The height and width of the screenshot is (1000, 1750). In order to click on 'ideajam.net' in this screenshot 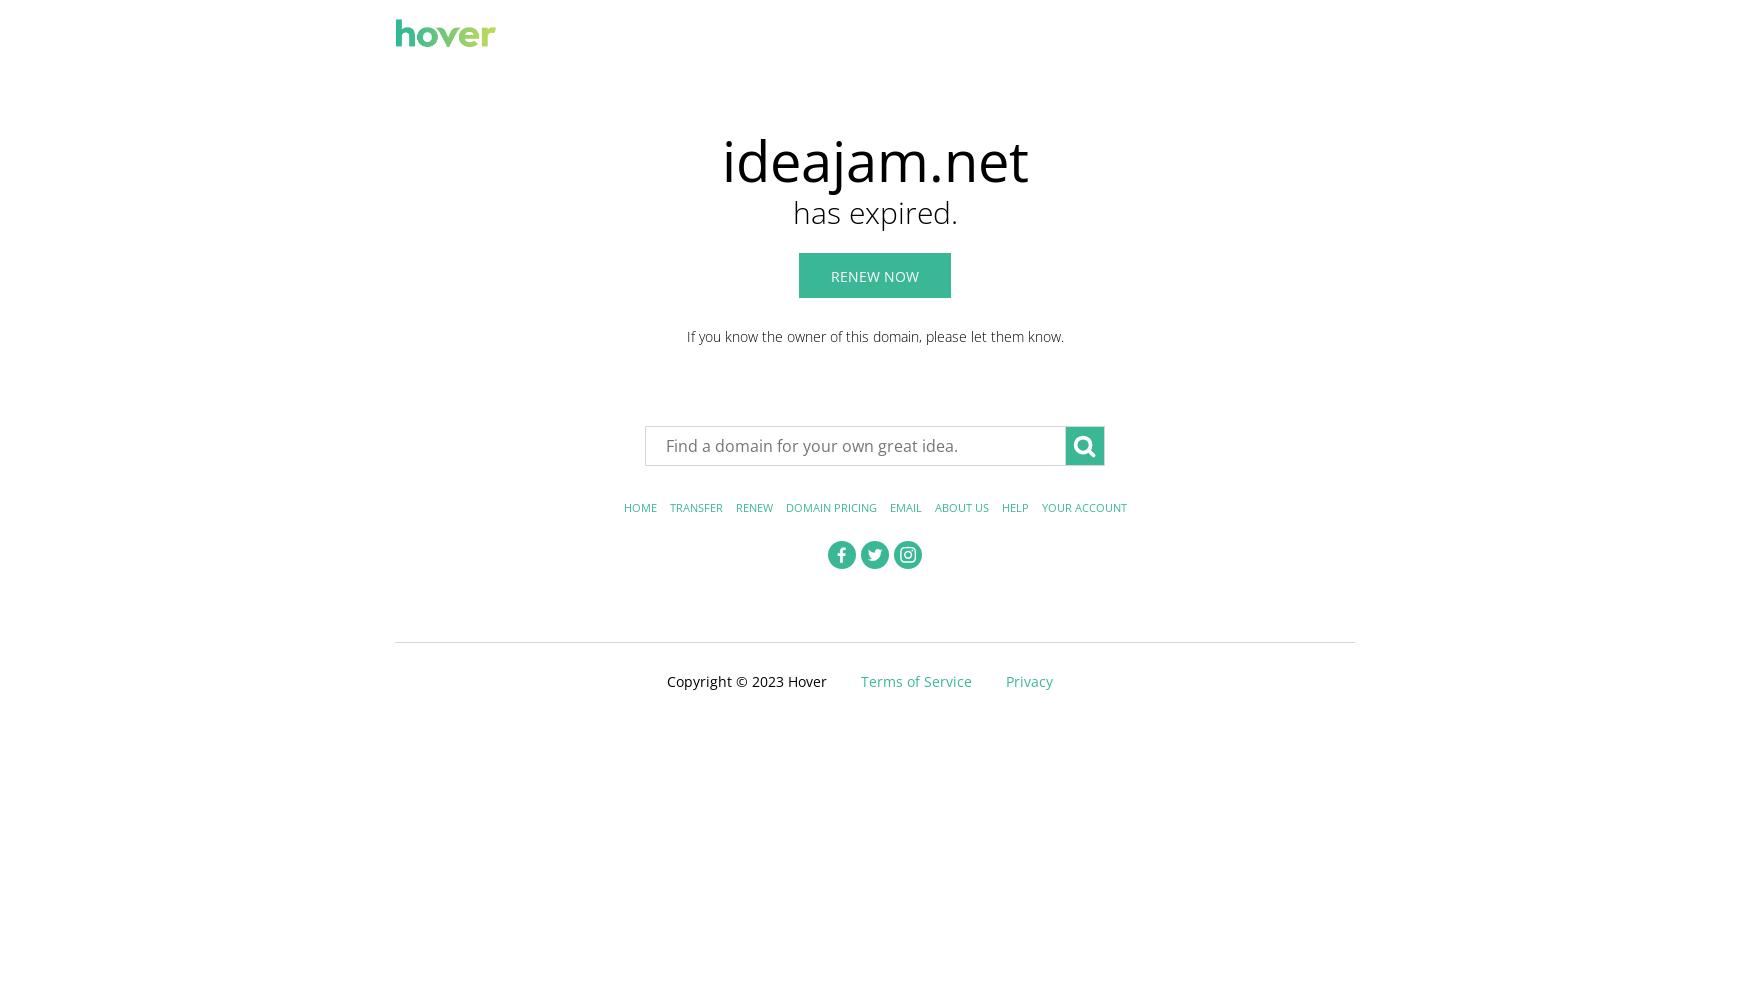, I will do `click(874, 160)`.